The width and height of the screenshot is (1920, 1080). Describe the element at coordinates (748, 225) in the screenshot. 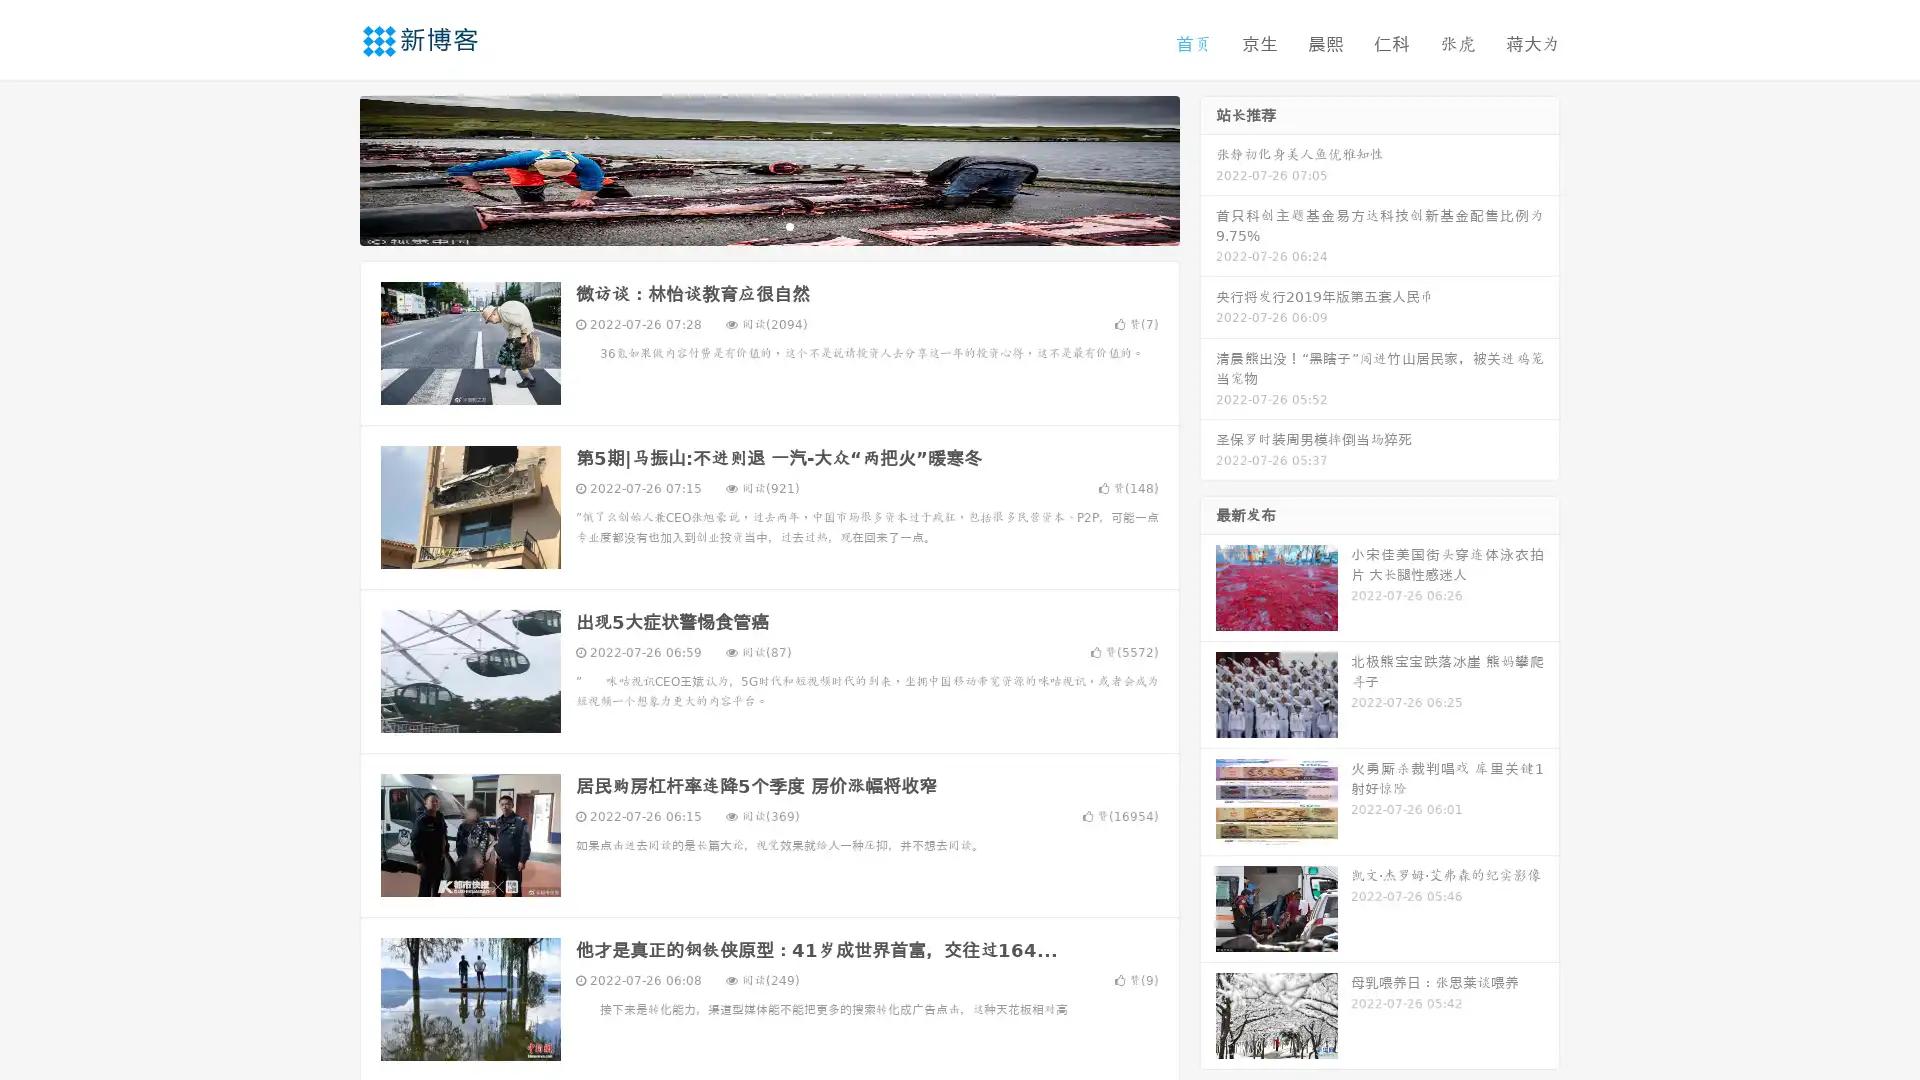

I see `Go to slide 1` at that location.